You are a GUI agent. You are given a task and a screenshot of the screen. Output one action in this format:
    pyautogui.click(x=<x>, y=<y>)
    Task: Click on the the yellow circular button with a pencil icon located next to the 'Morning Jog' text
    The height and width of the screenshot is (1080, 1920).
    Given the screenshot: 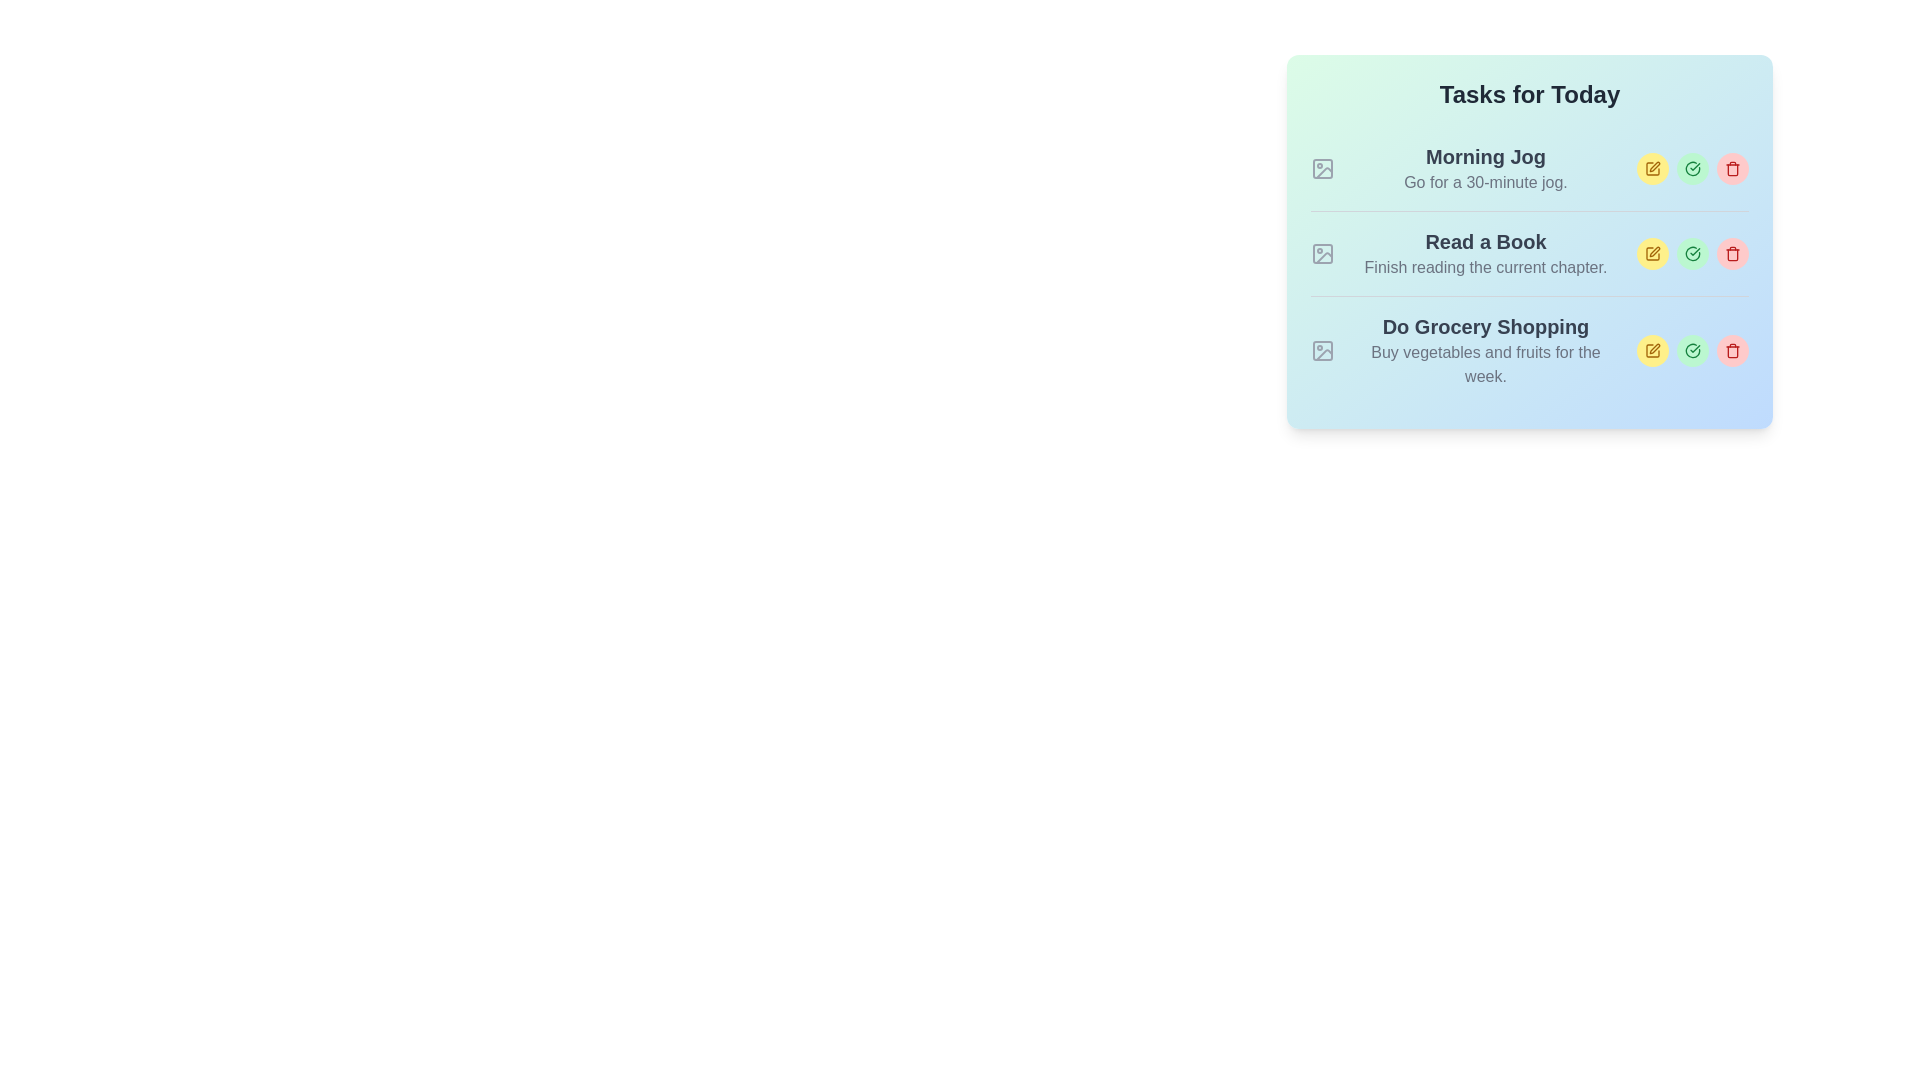 What is the action you would take?
    pyautogui.click(x=1652, y=168)
    